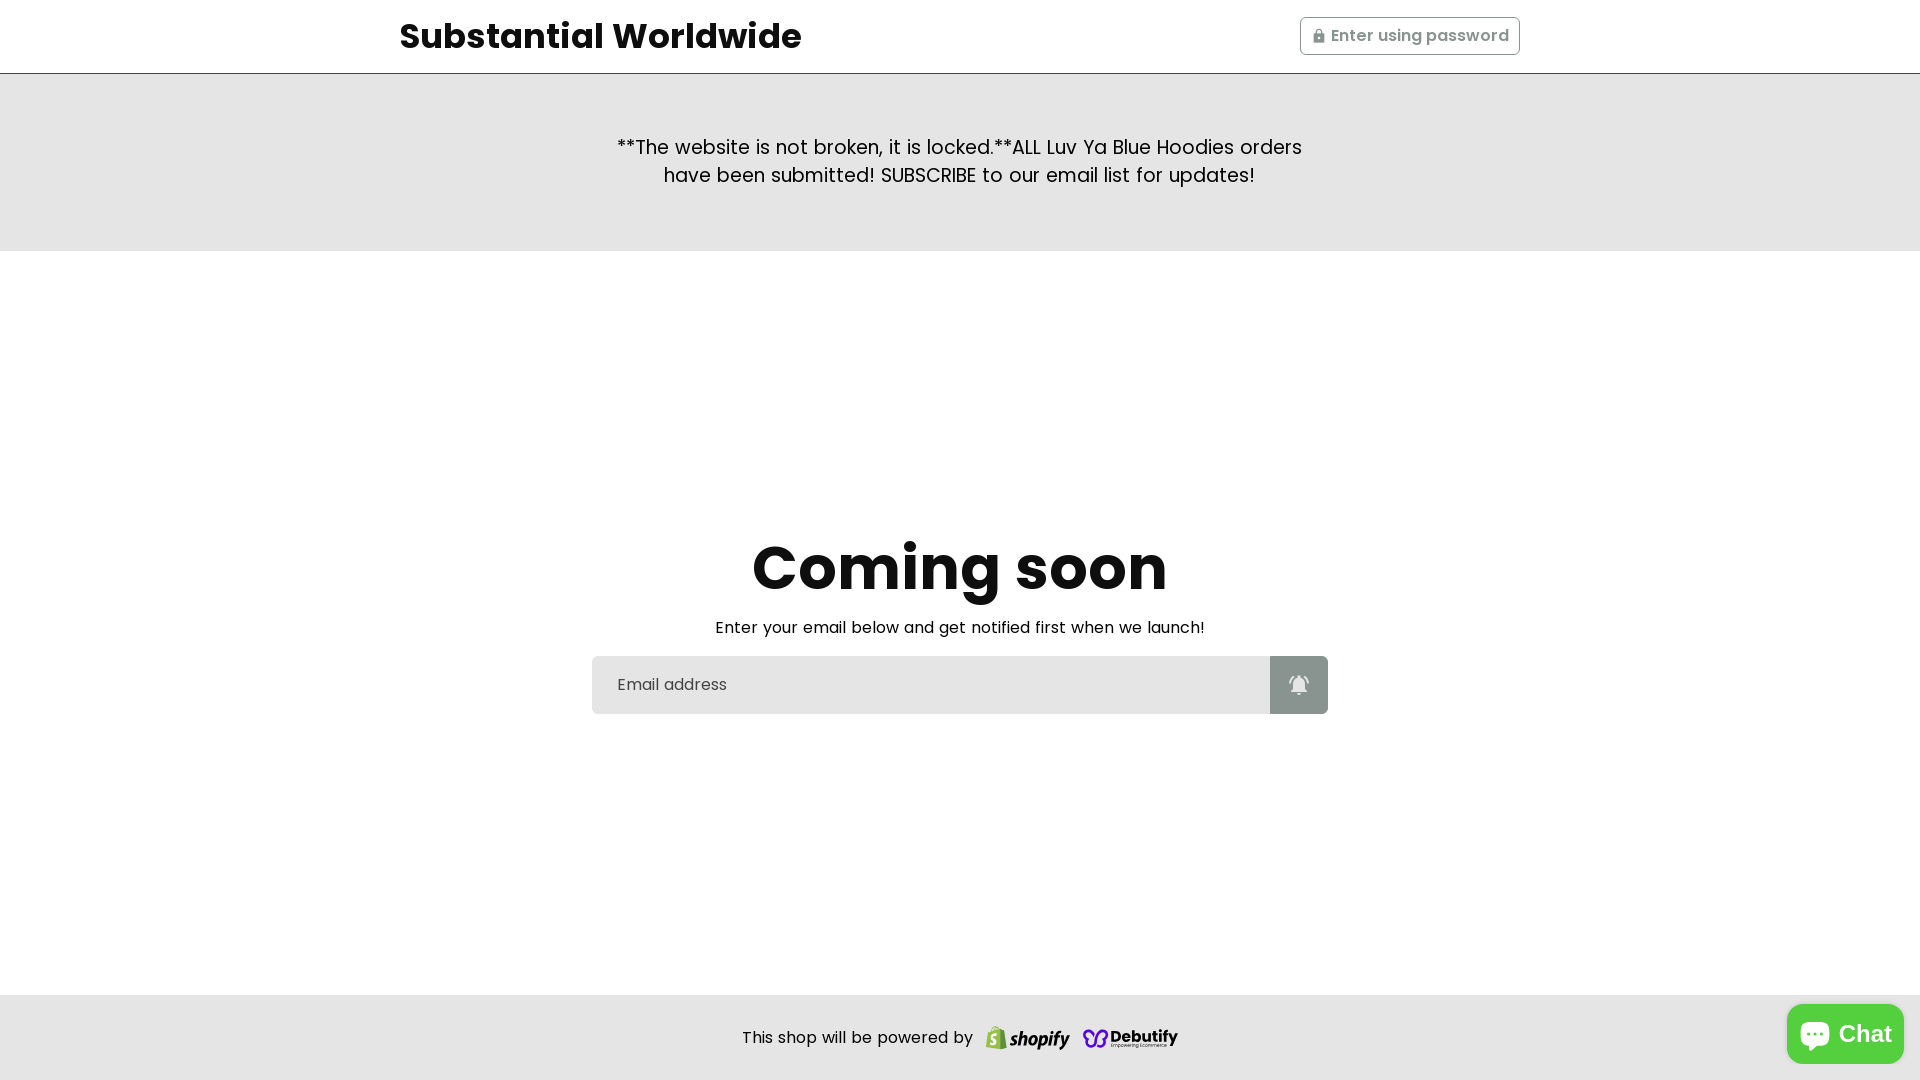 The width and height of the screenshot is (1920, 1080). Describe the element at coordinates (1409, 35) in the screenshot. I see `'lock Enter using password'` at that location.